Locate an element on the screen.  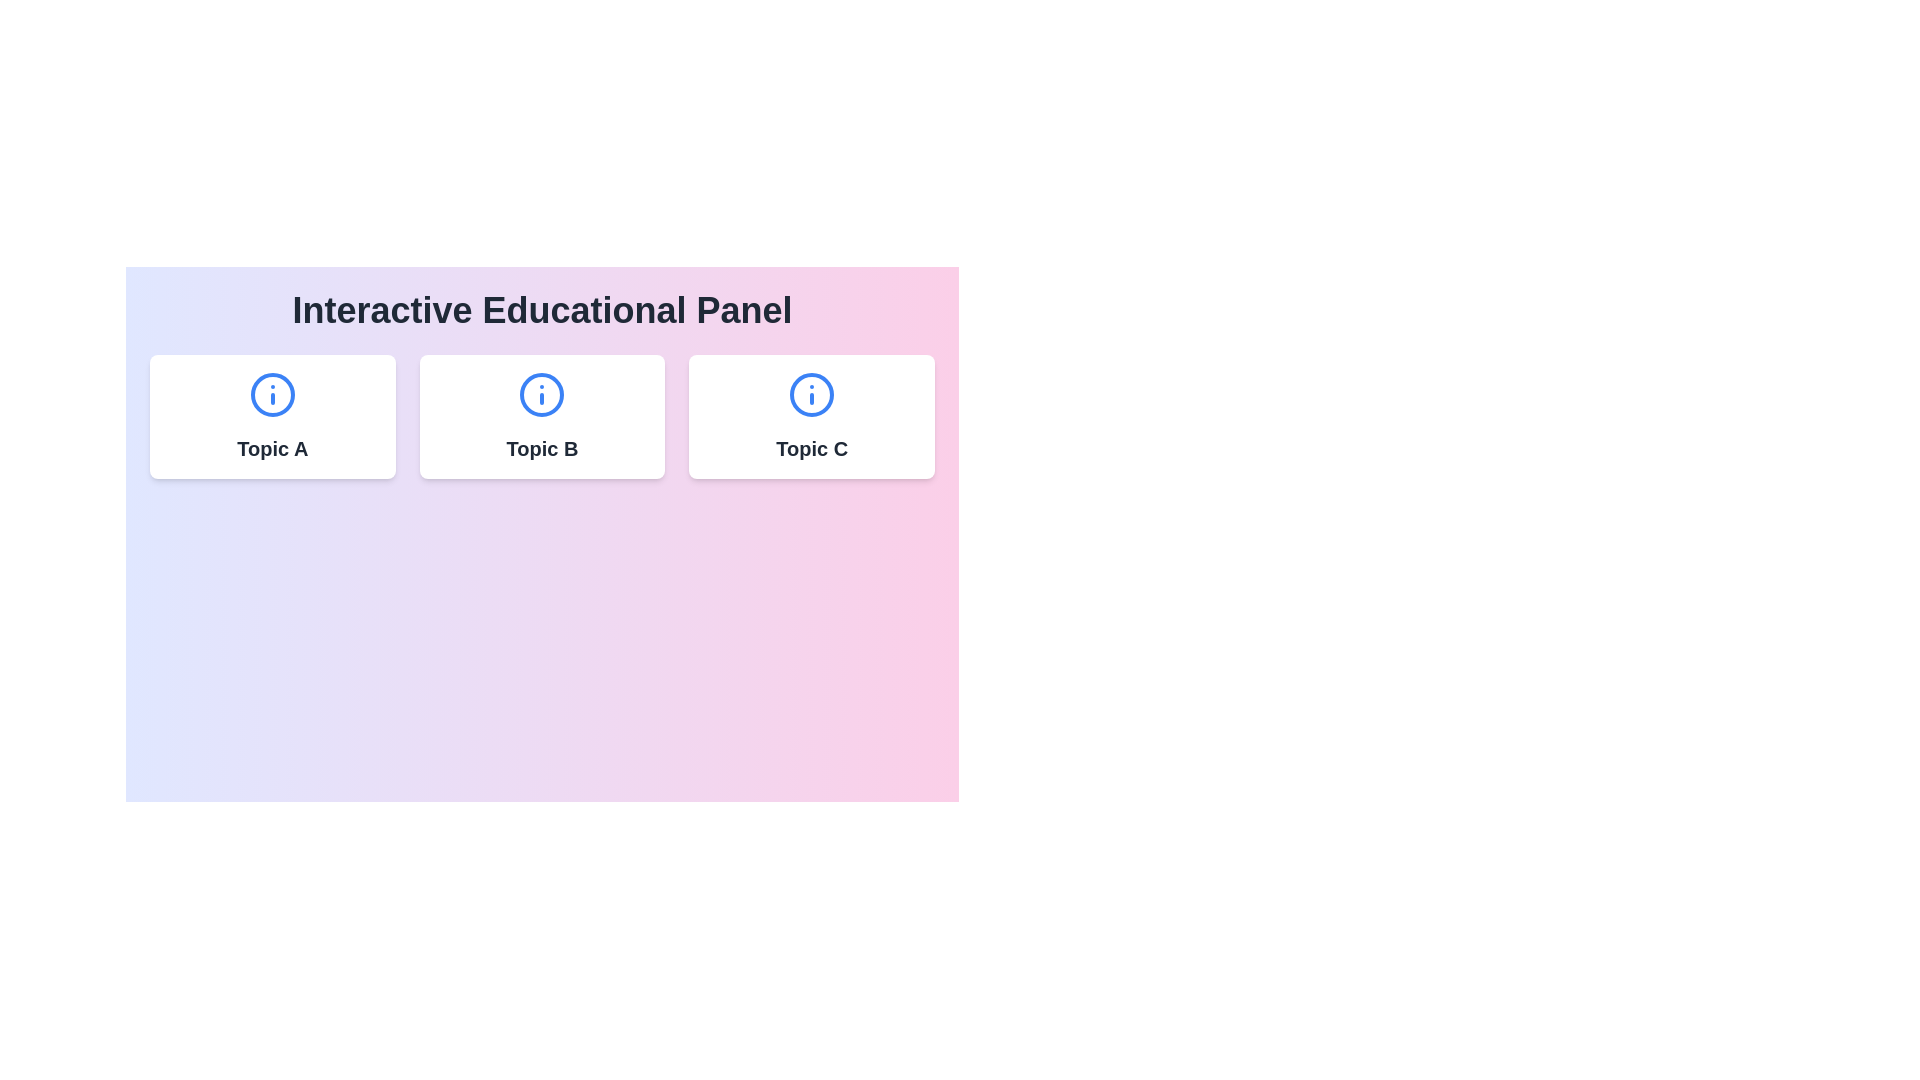
the circular blue outlined icon with an 'i' character located above the label 'Topic B' in the white card to get more information is located at coordinates (542, 394).